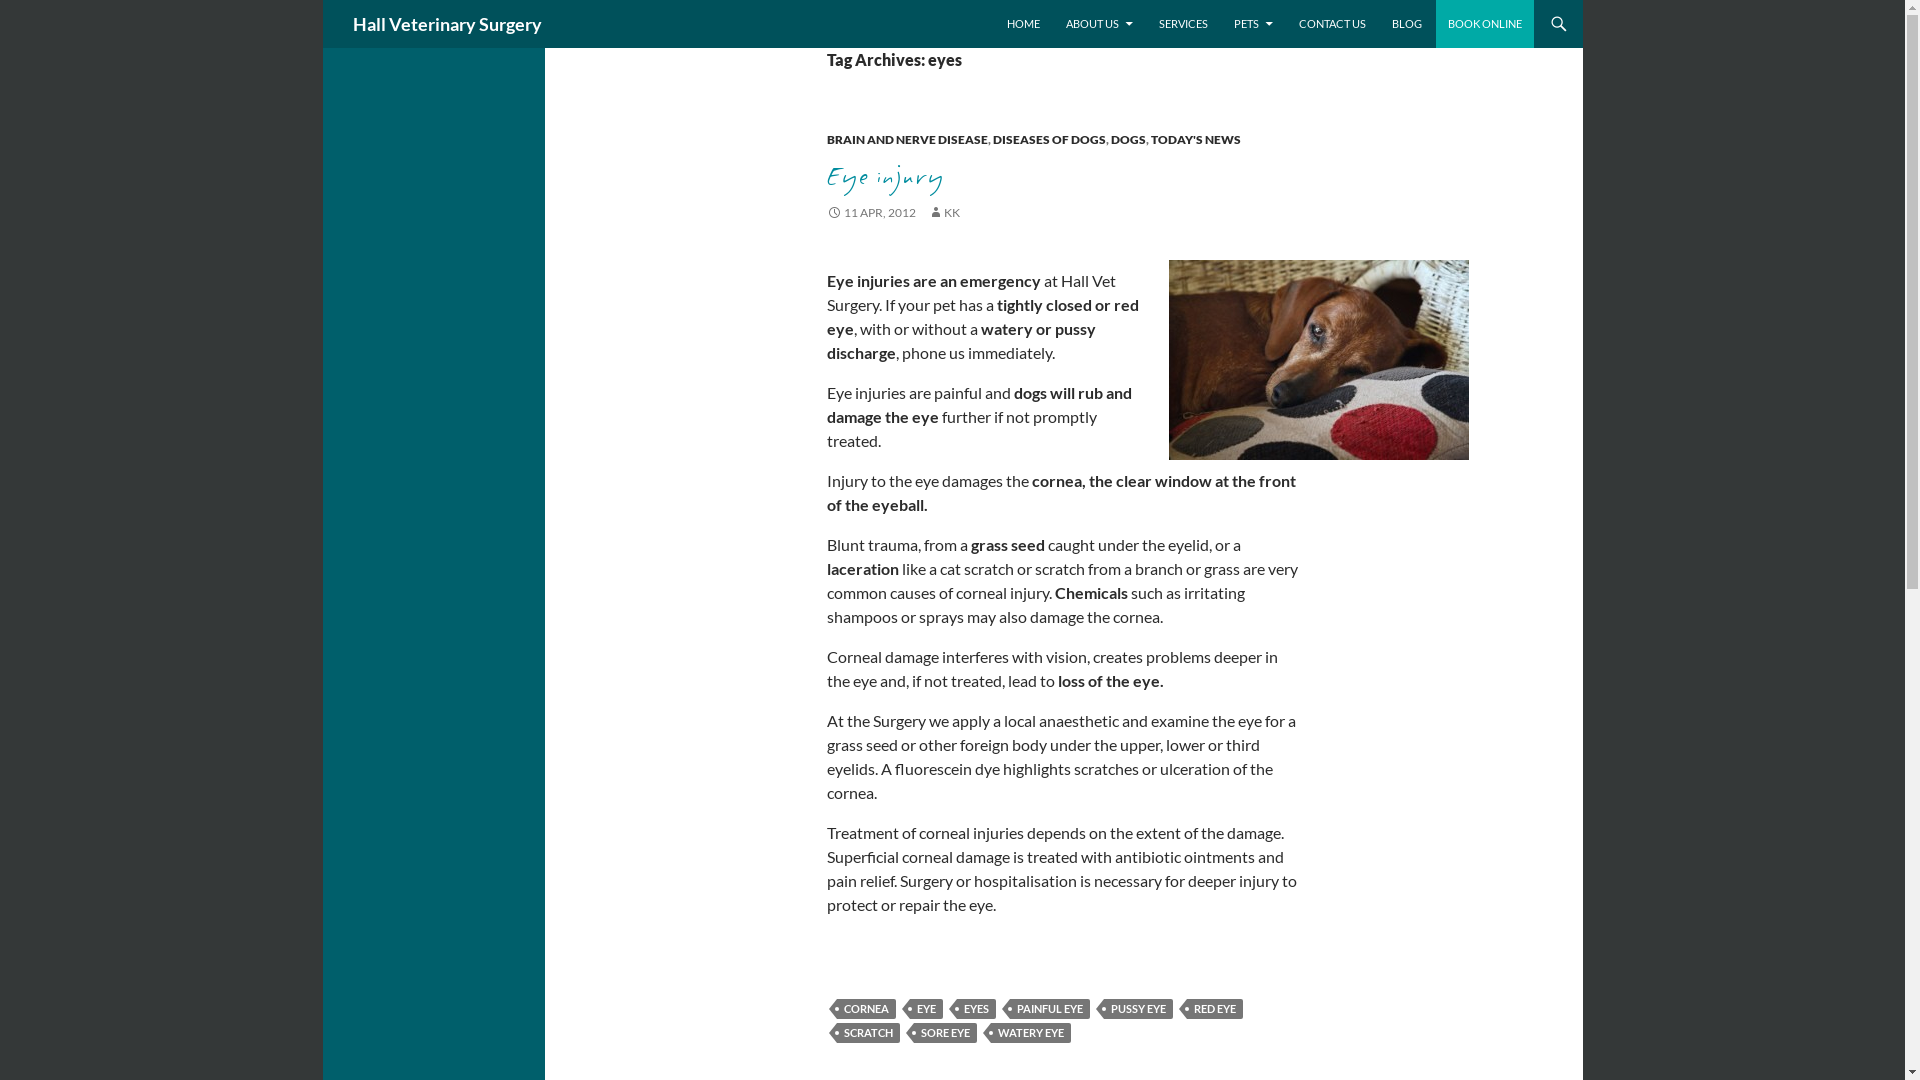 Image resolution: width=1920 pixels, height=1080 pixels. Describe the element at coordinates (1195, 138) in the screenshot. I see `'TODAY'S NEWS'` at that location.